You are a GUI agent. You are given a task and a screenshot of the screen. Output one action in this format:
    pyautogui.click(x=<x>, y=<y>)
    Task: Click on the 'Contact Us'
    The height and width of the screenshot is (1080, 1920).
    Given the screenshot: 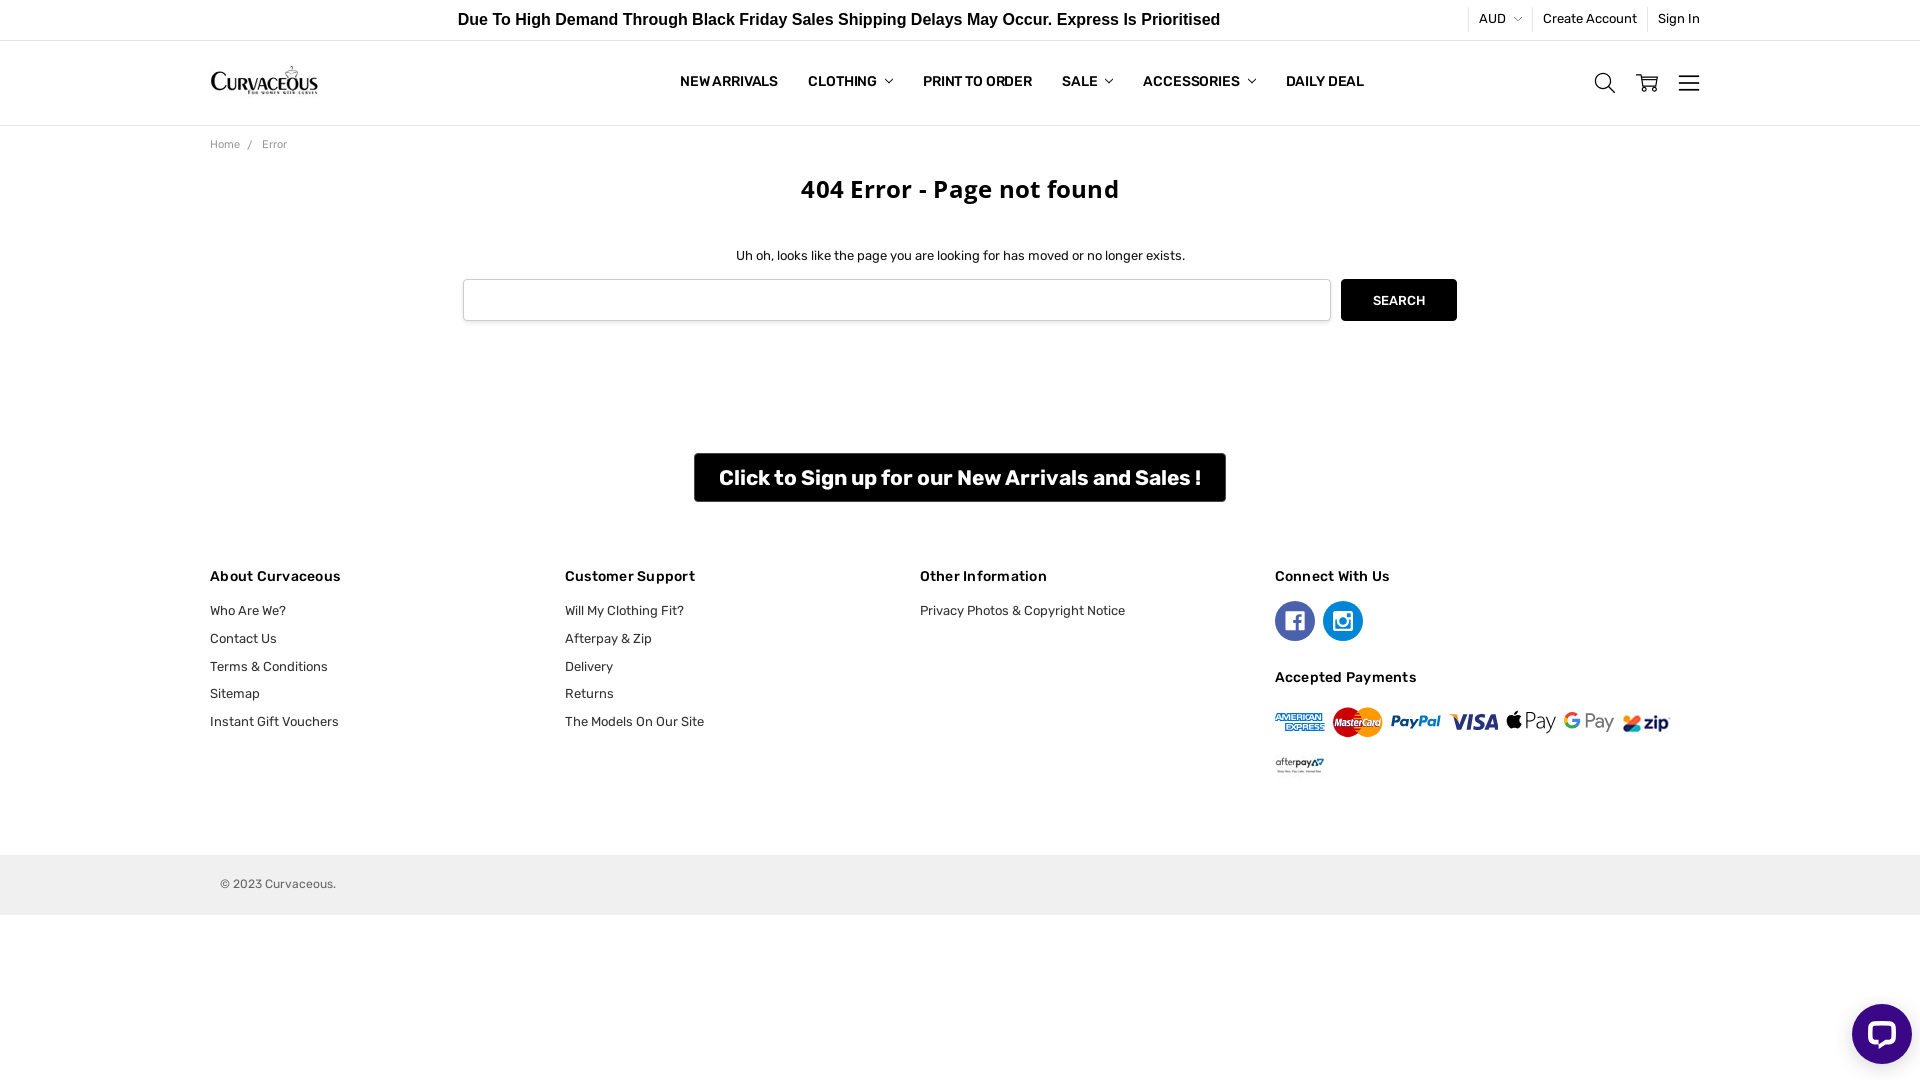 What is the action you would take?
    pyautogui.click(x=210, y=638)
    